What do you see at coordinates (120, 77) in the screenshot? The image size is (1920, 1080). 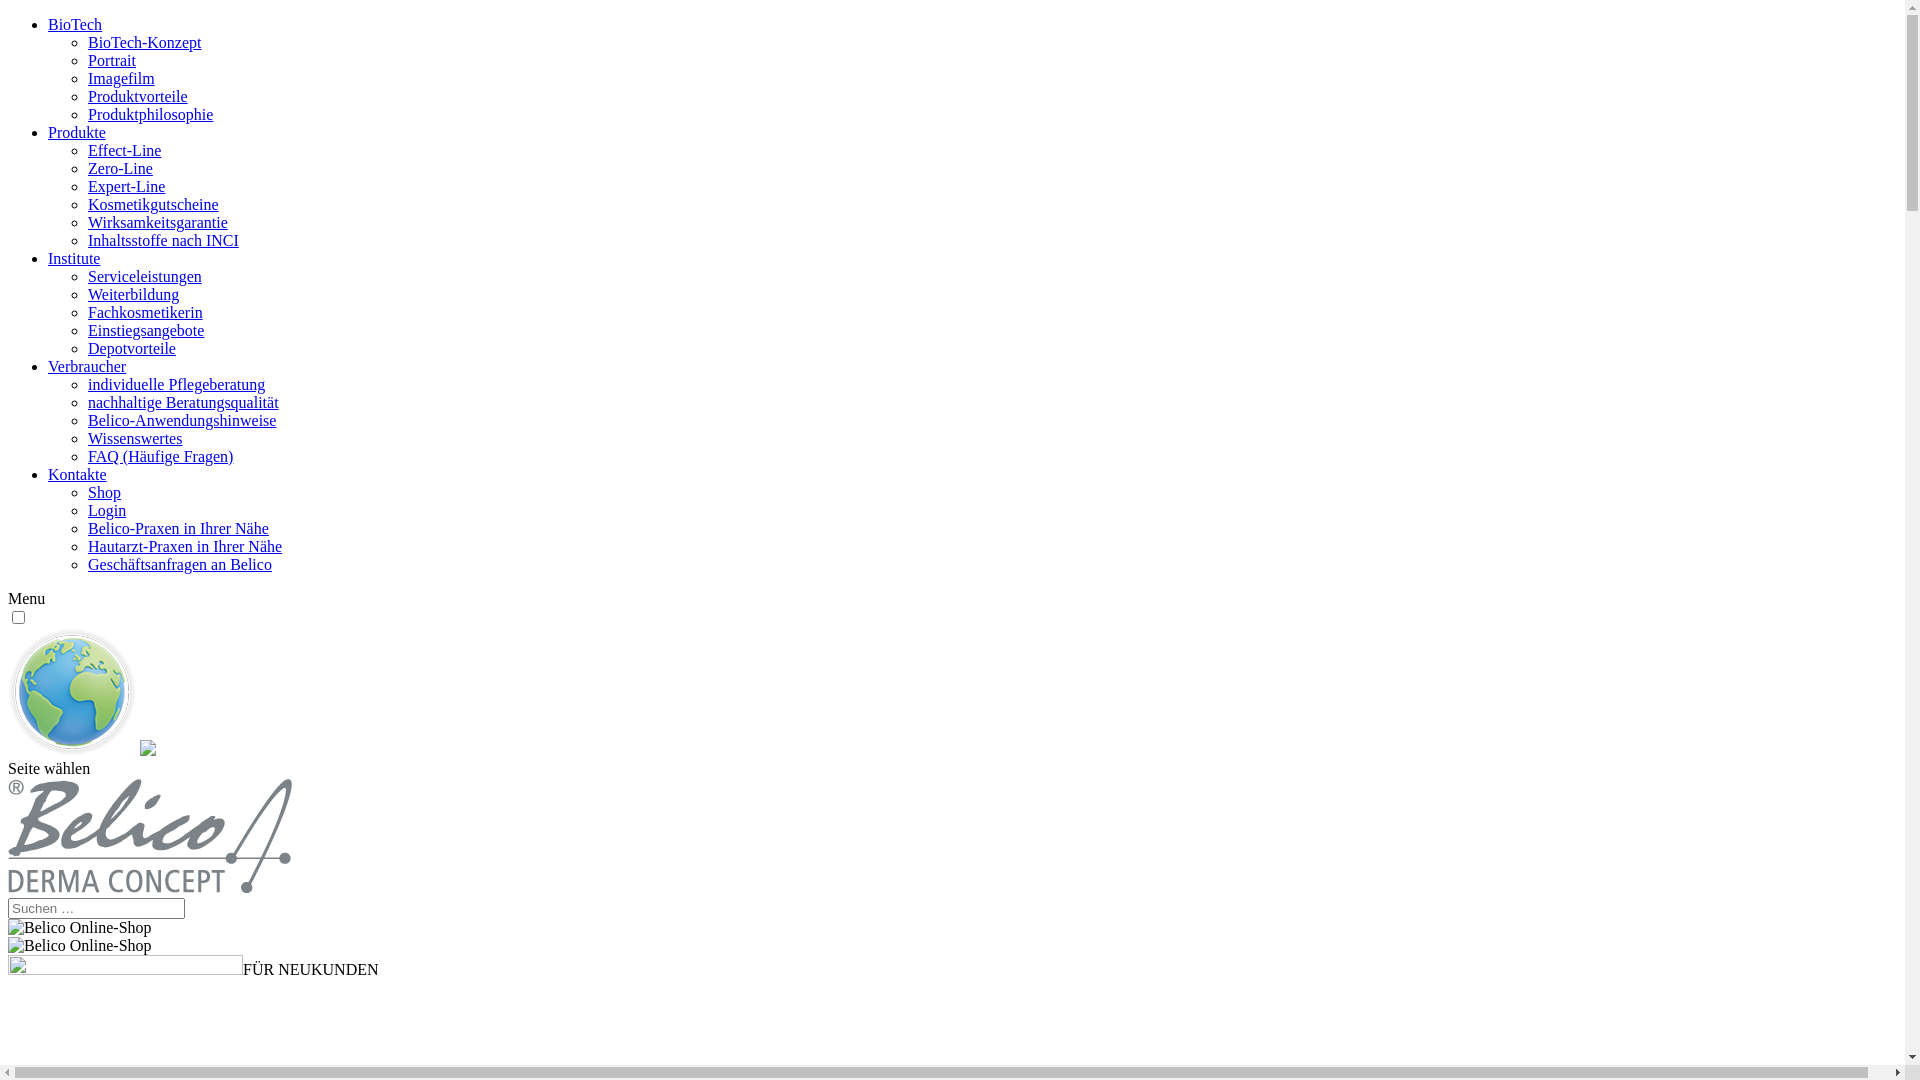 I see `'Imagefilm'` at bounding box center [120, 77].